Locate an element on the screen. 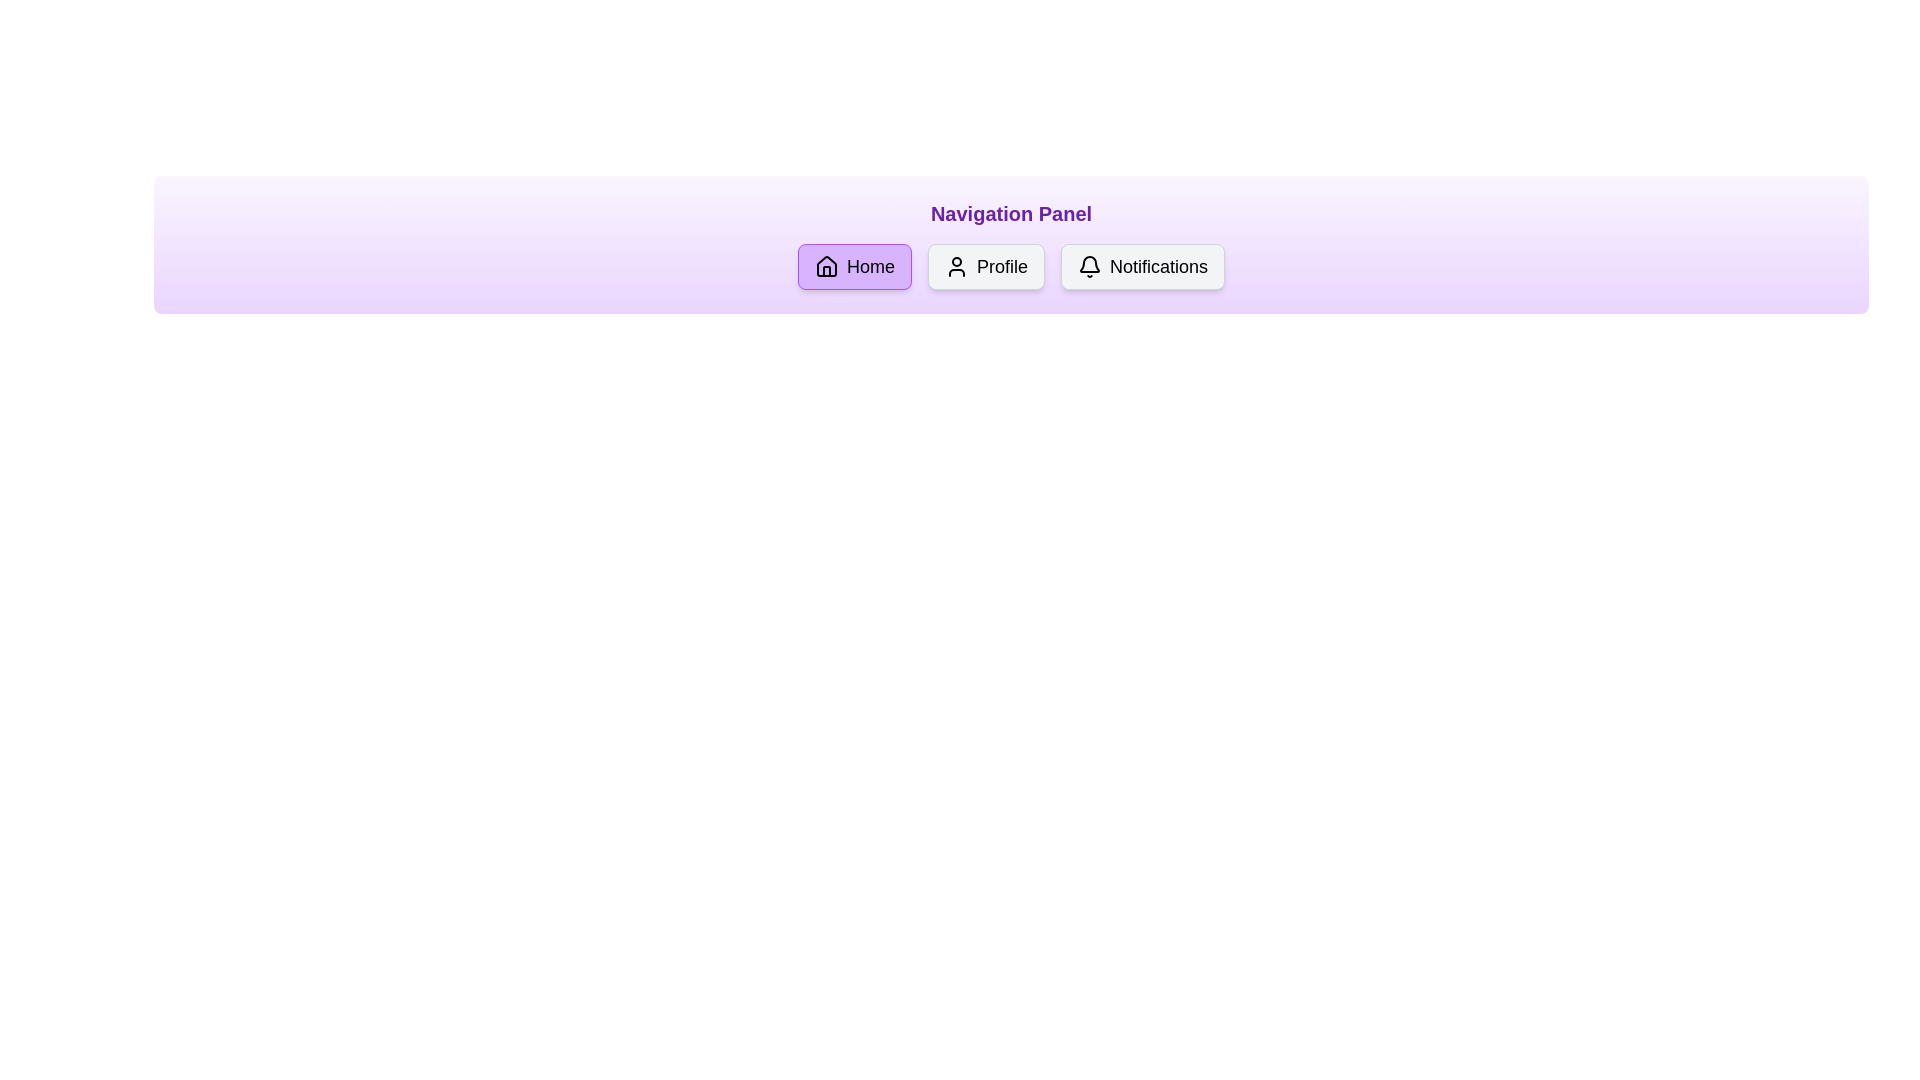  the navigation option Profile by clicking its corresponding button is located at coordinates (986, 265).